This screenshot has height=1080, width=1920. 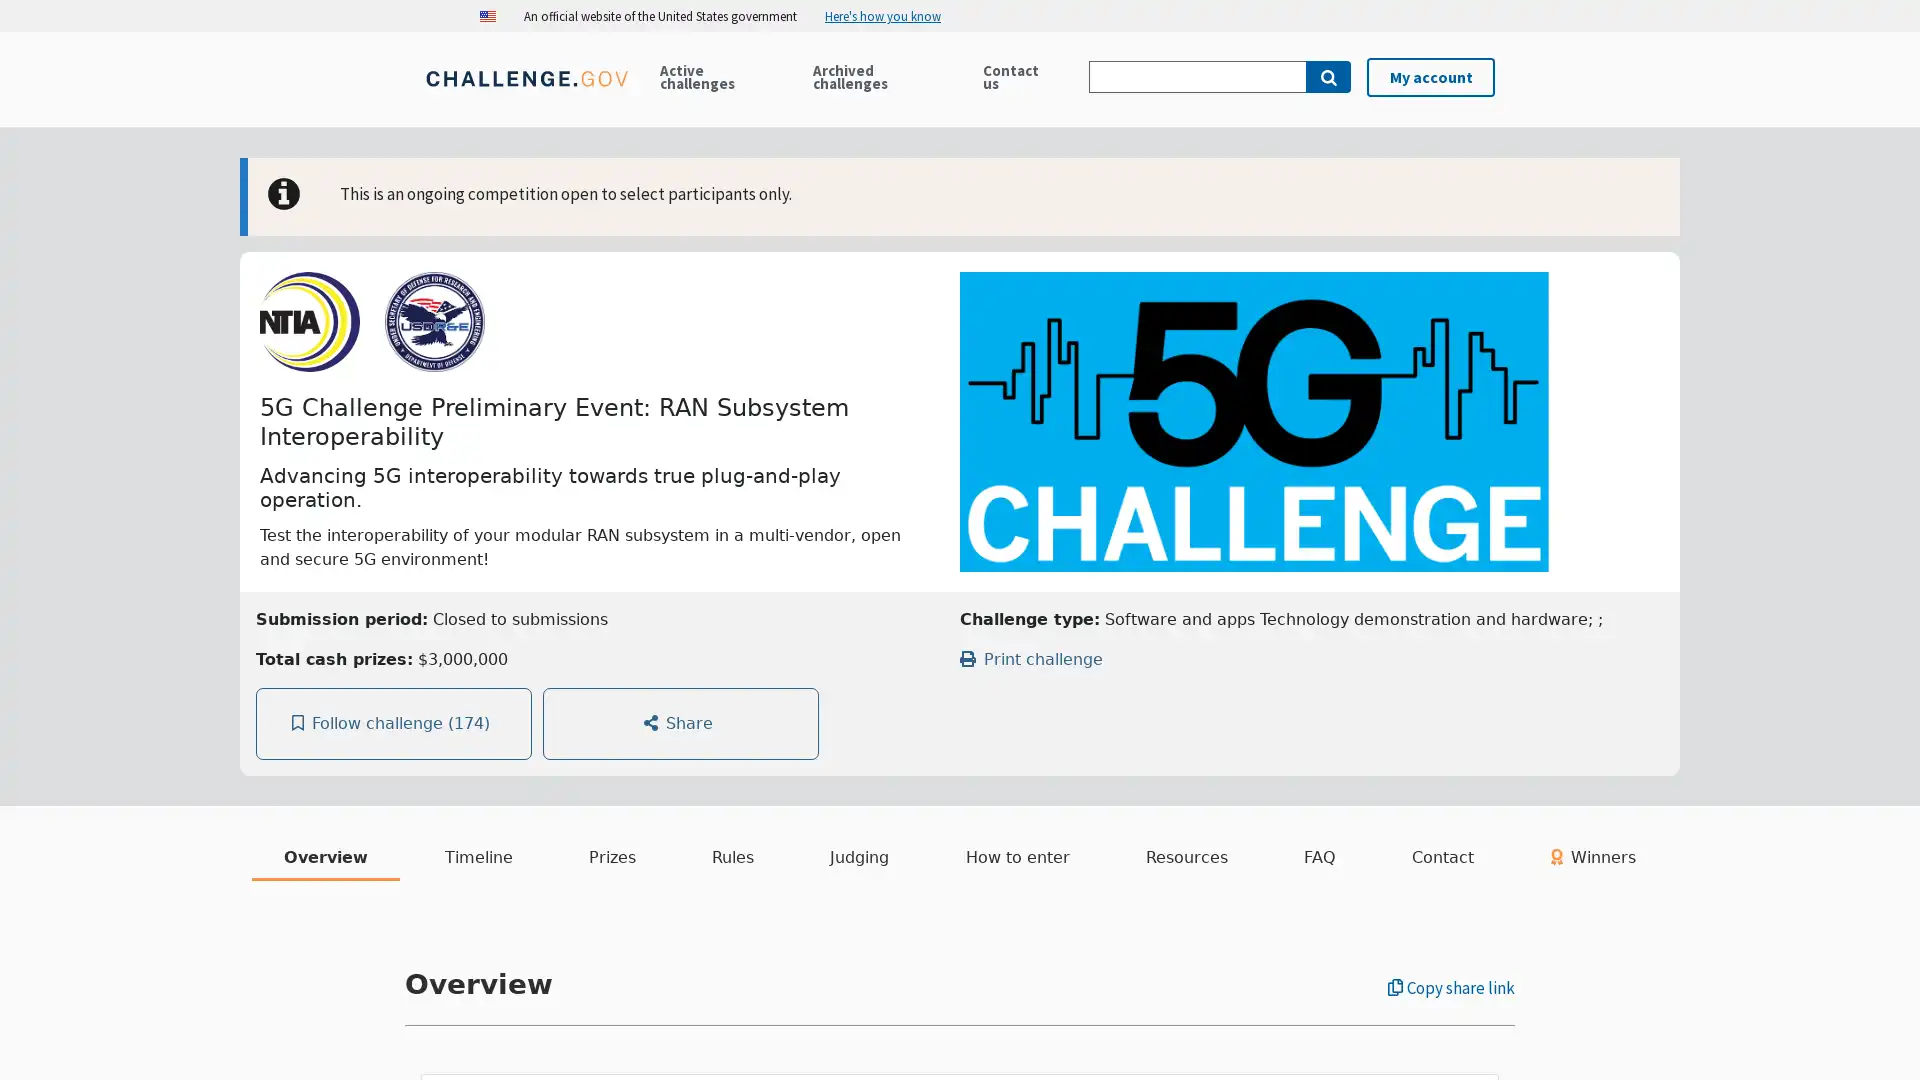 I want to click on Search, so click(x=1328, y=76).